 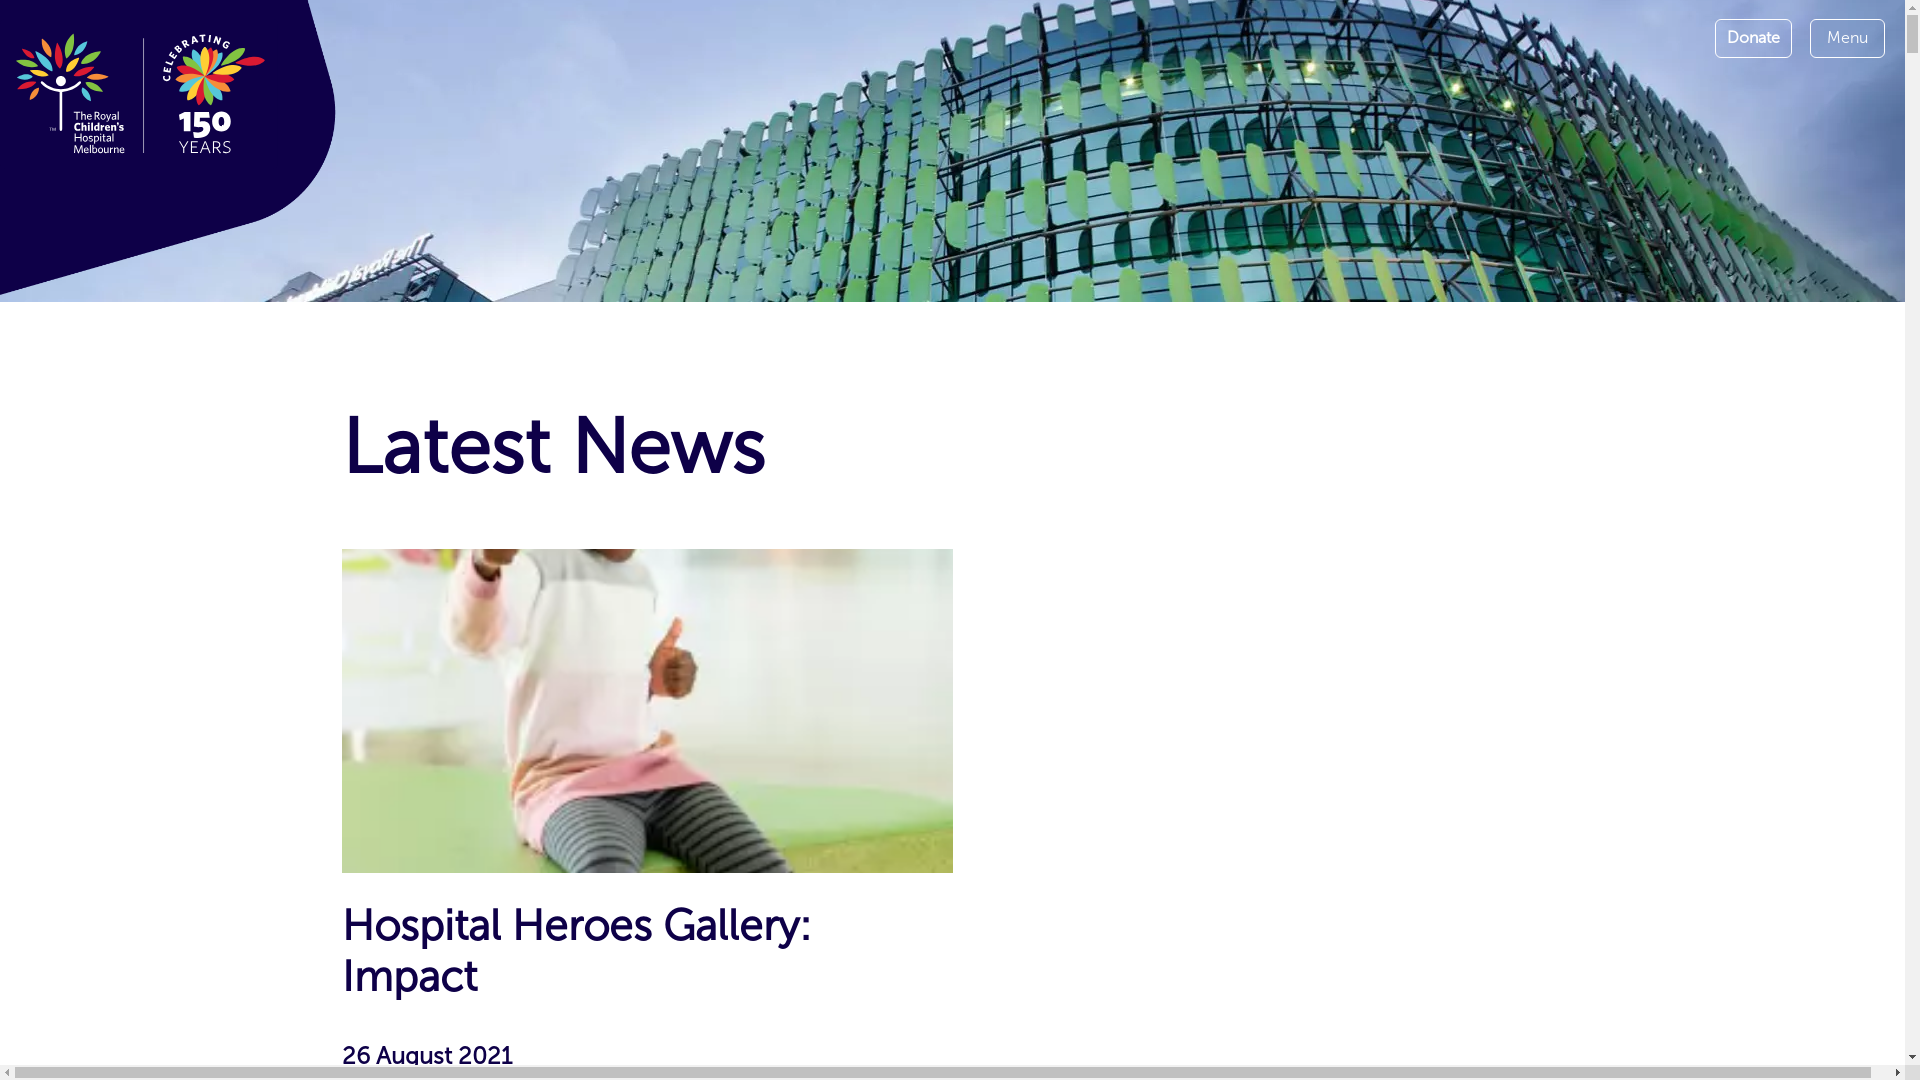 I want to click on 'Menu', so click(x=1846, y=38).